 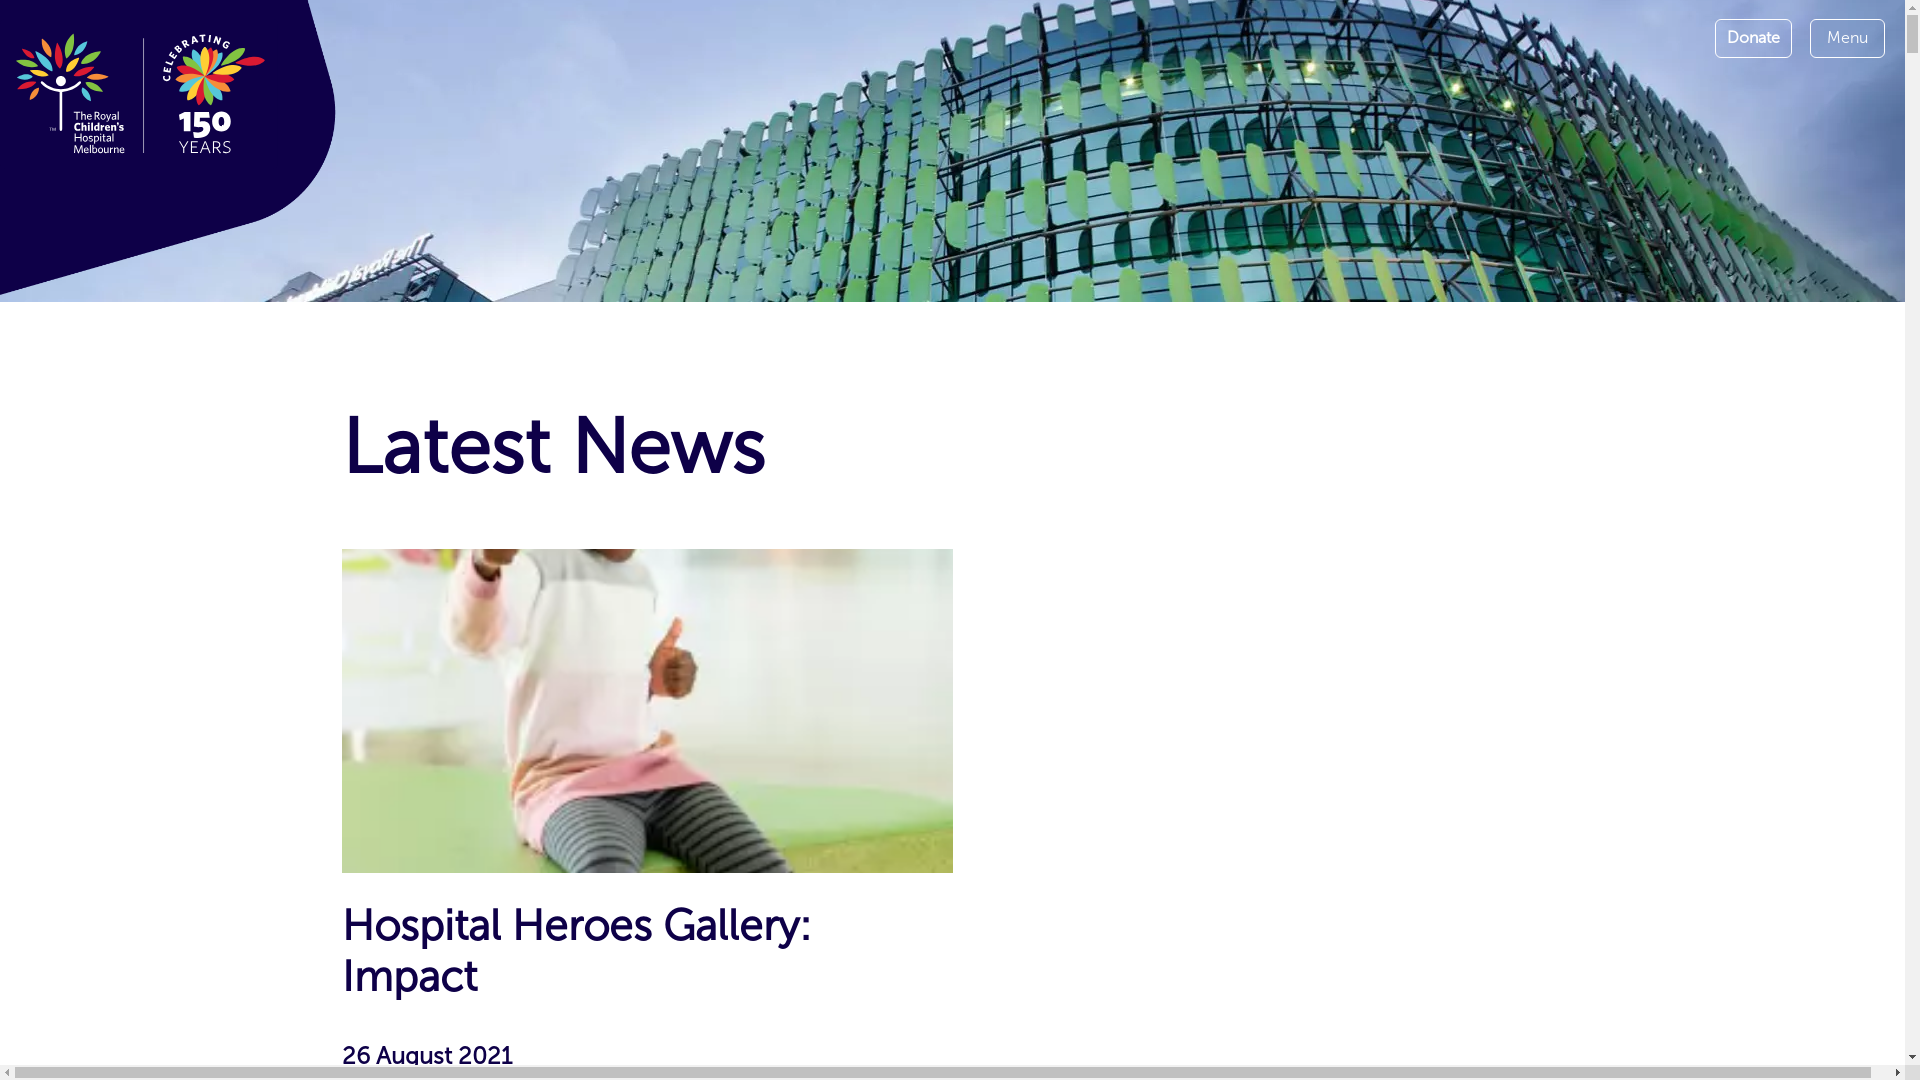 I want to click on 'Menu', so click(x=1846, y=38).